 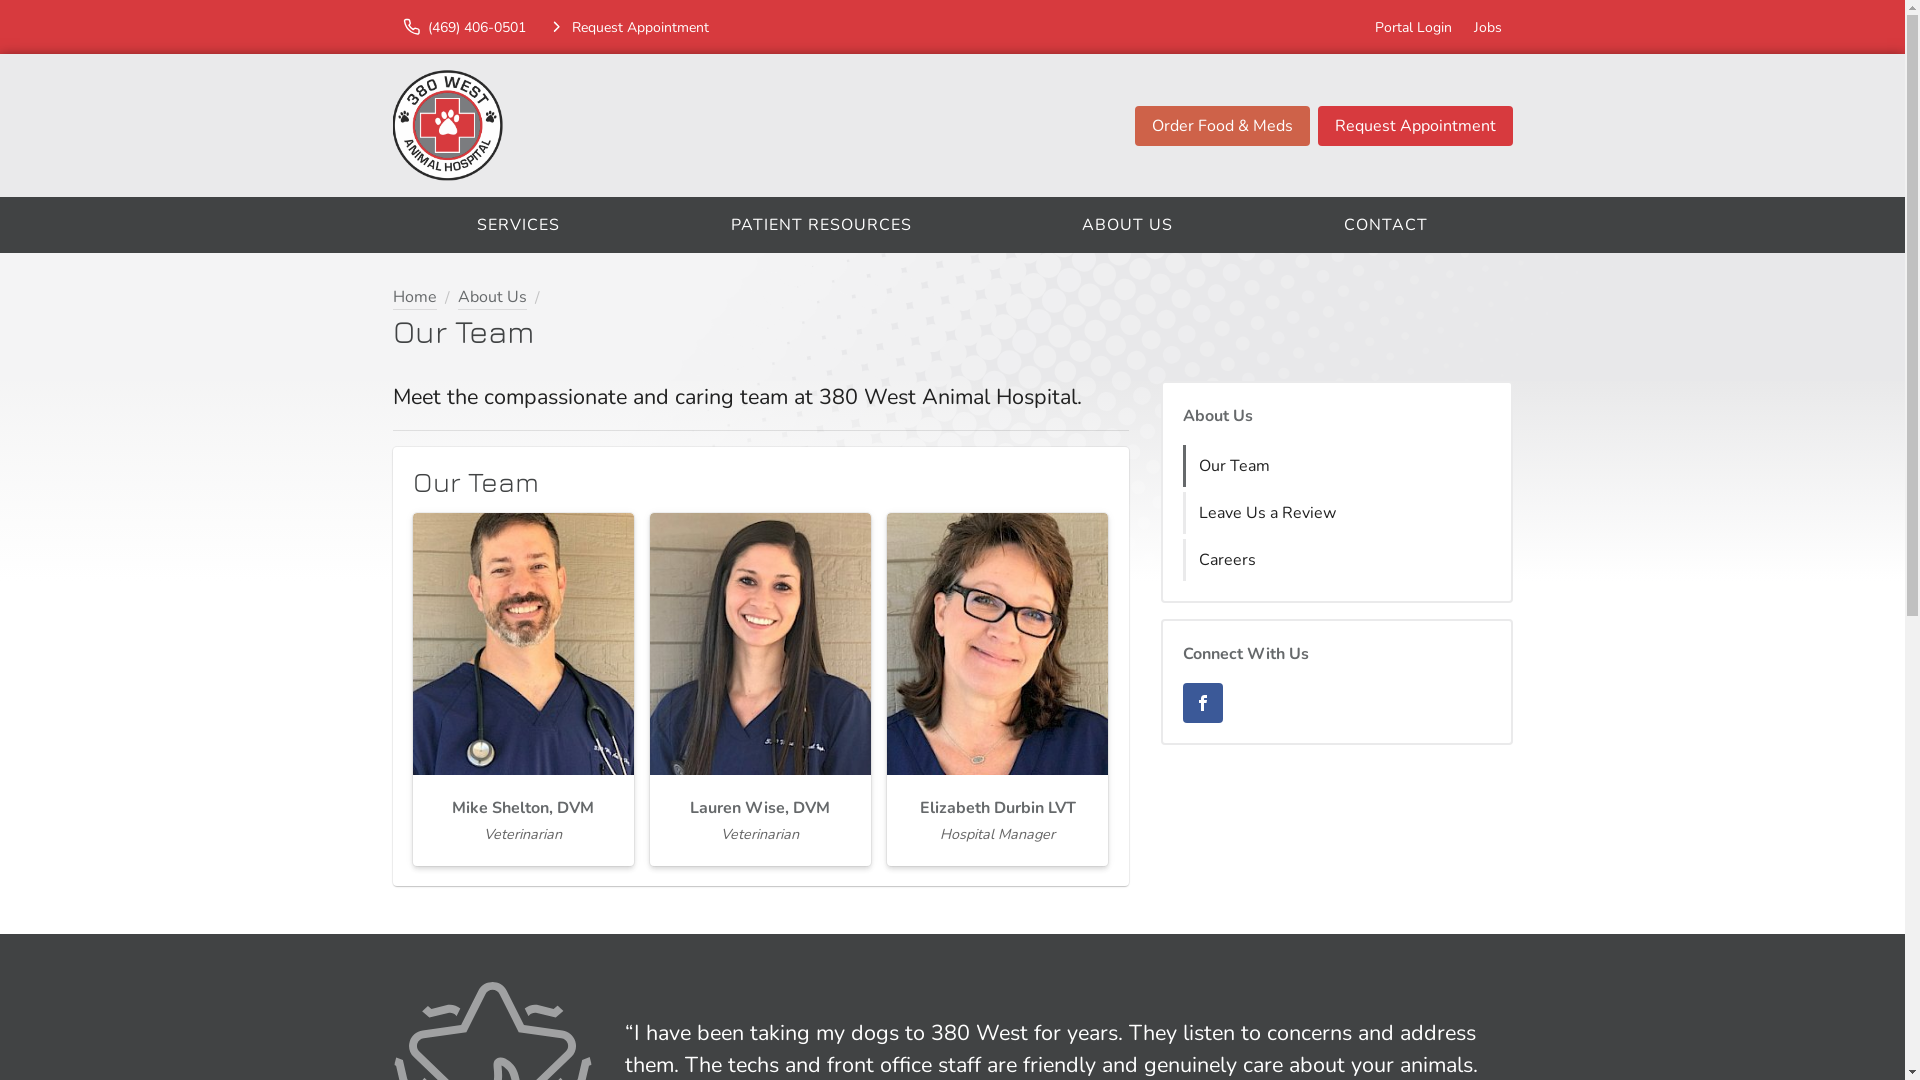 What do you see at coordinates (1128, 224) in the screenshot?
I see `'ABOUT US'` at bounding box center [1128, 224].